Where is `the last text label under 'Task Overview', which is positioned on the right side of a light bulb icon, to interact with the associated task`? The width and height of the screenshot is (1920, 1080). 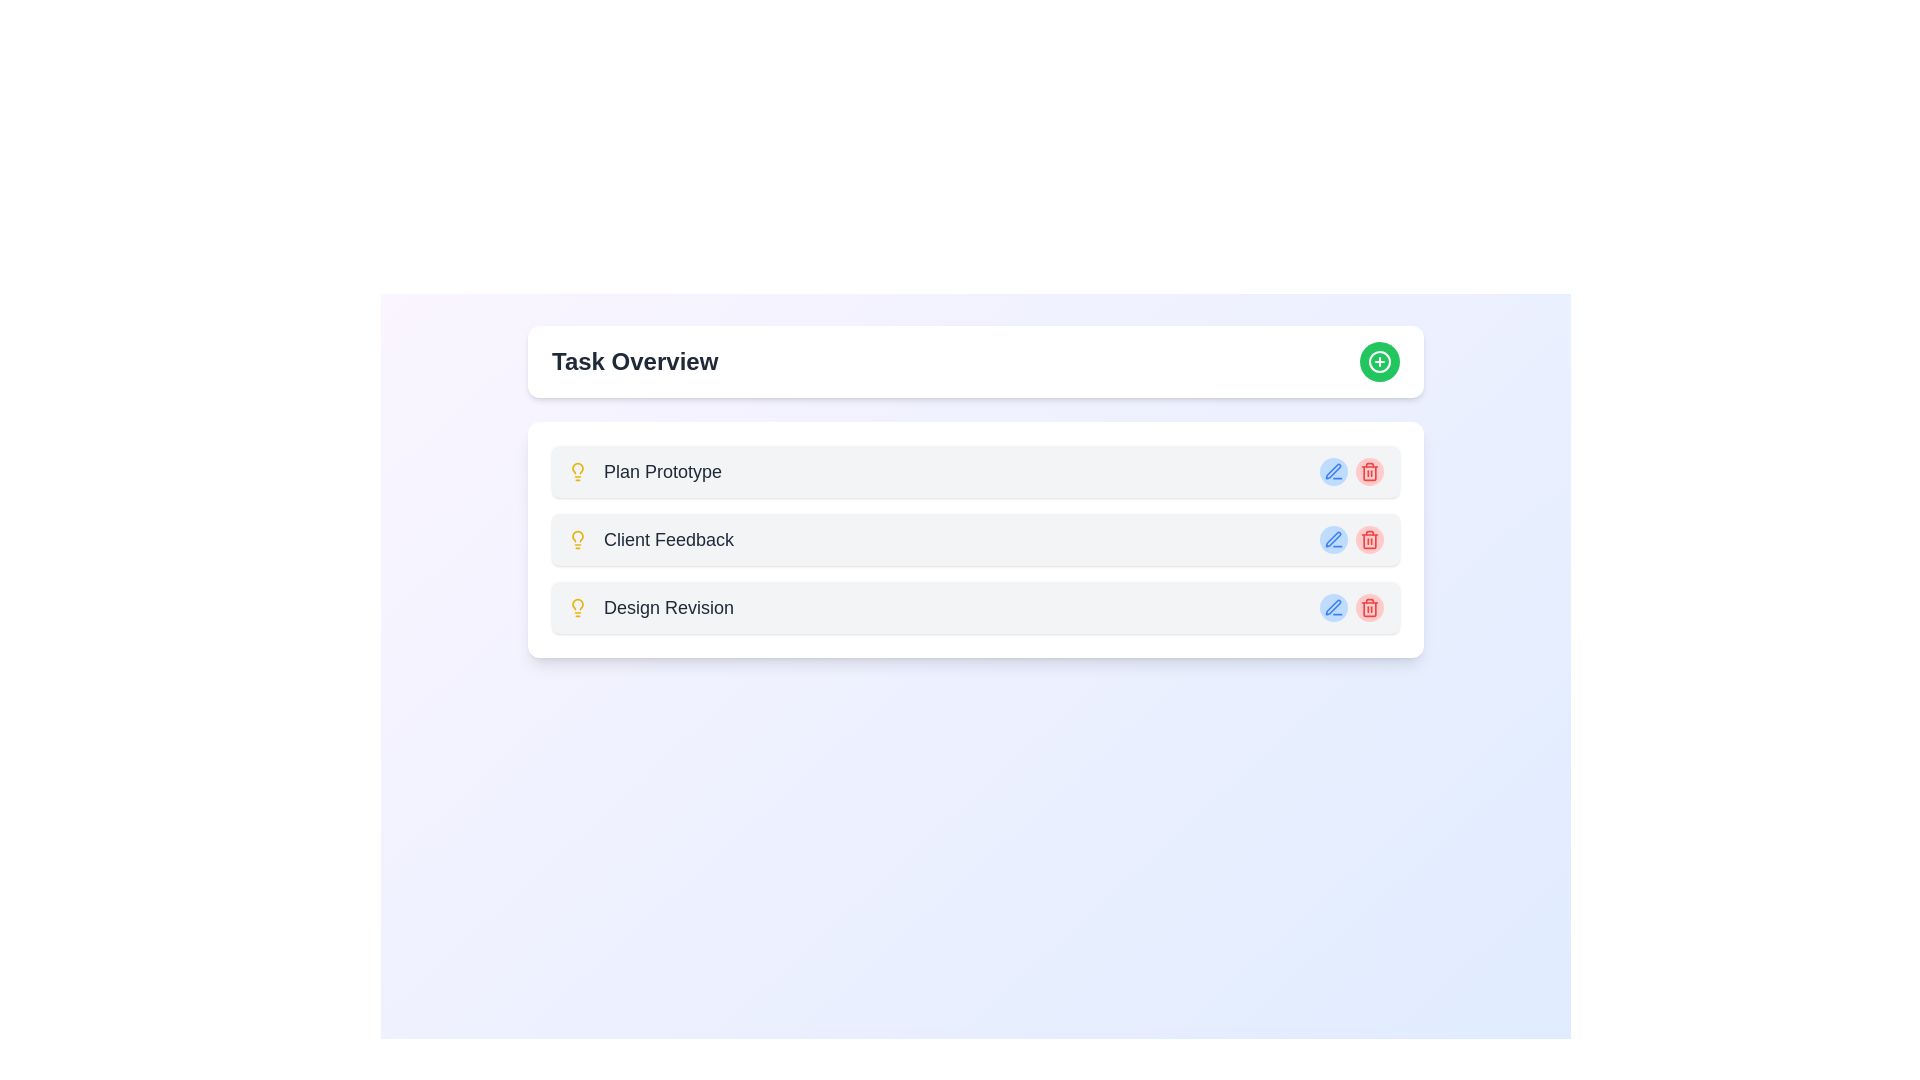 the last text label under 'Task Overview', which is positioned on the right side of a light bulb icon, to interact with the associated task is located at coordinates (669, 607).